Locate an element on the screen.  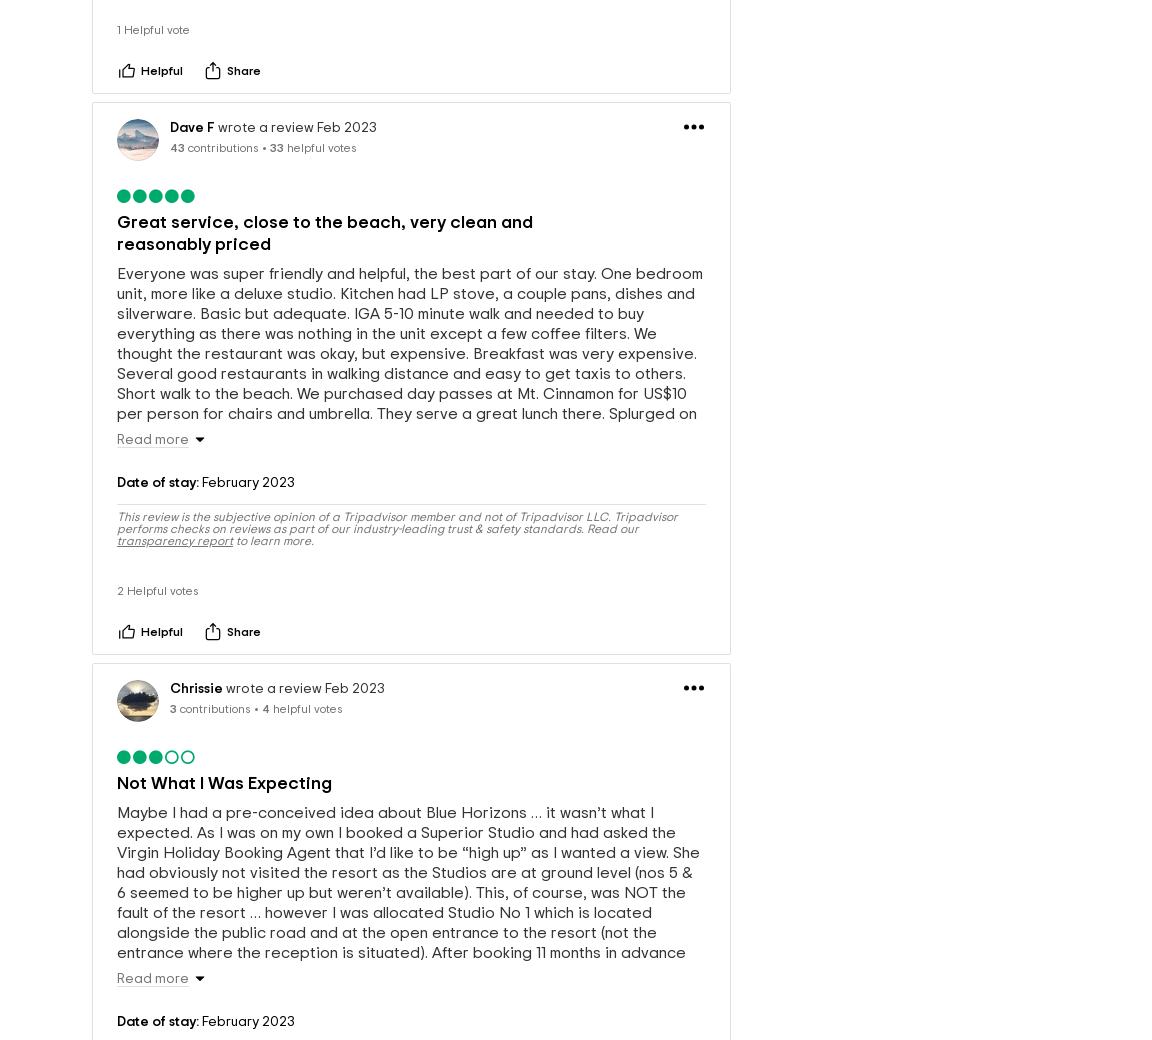
'to learn more.' is located at coordinates (273, 545).